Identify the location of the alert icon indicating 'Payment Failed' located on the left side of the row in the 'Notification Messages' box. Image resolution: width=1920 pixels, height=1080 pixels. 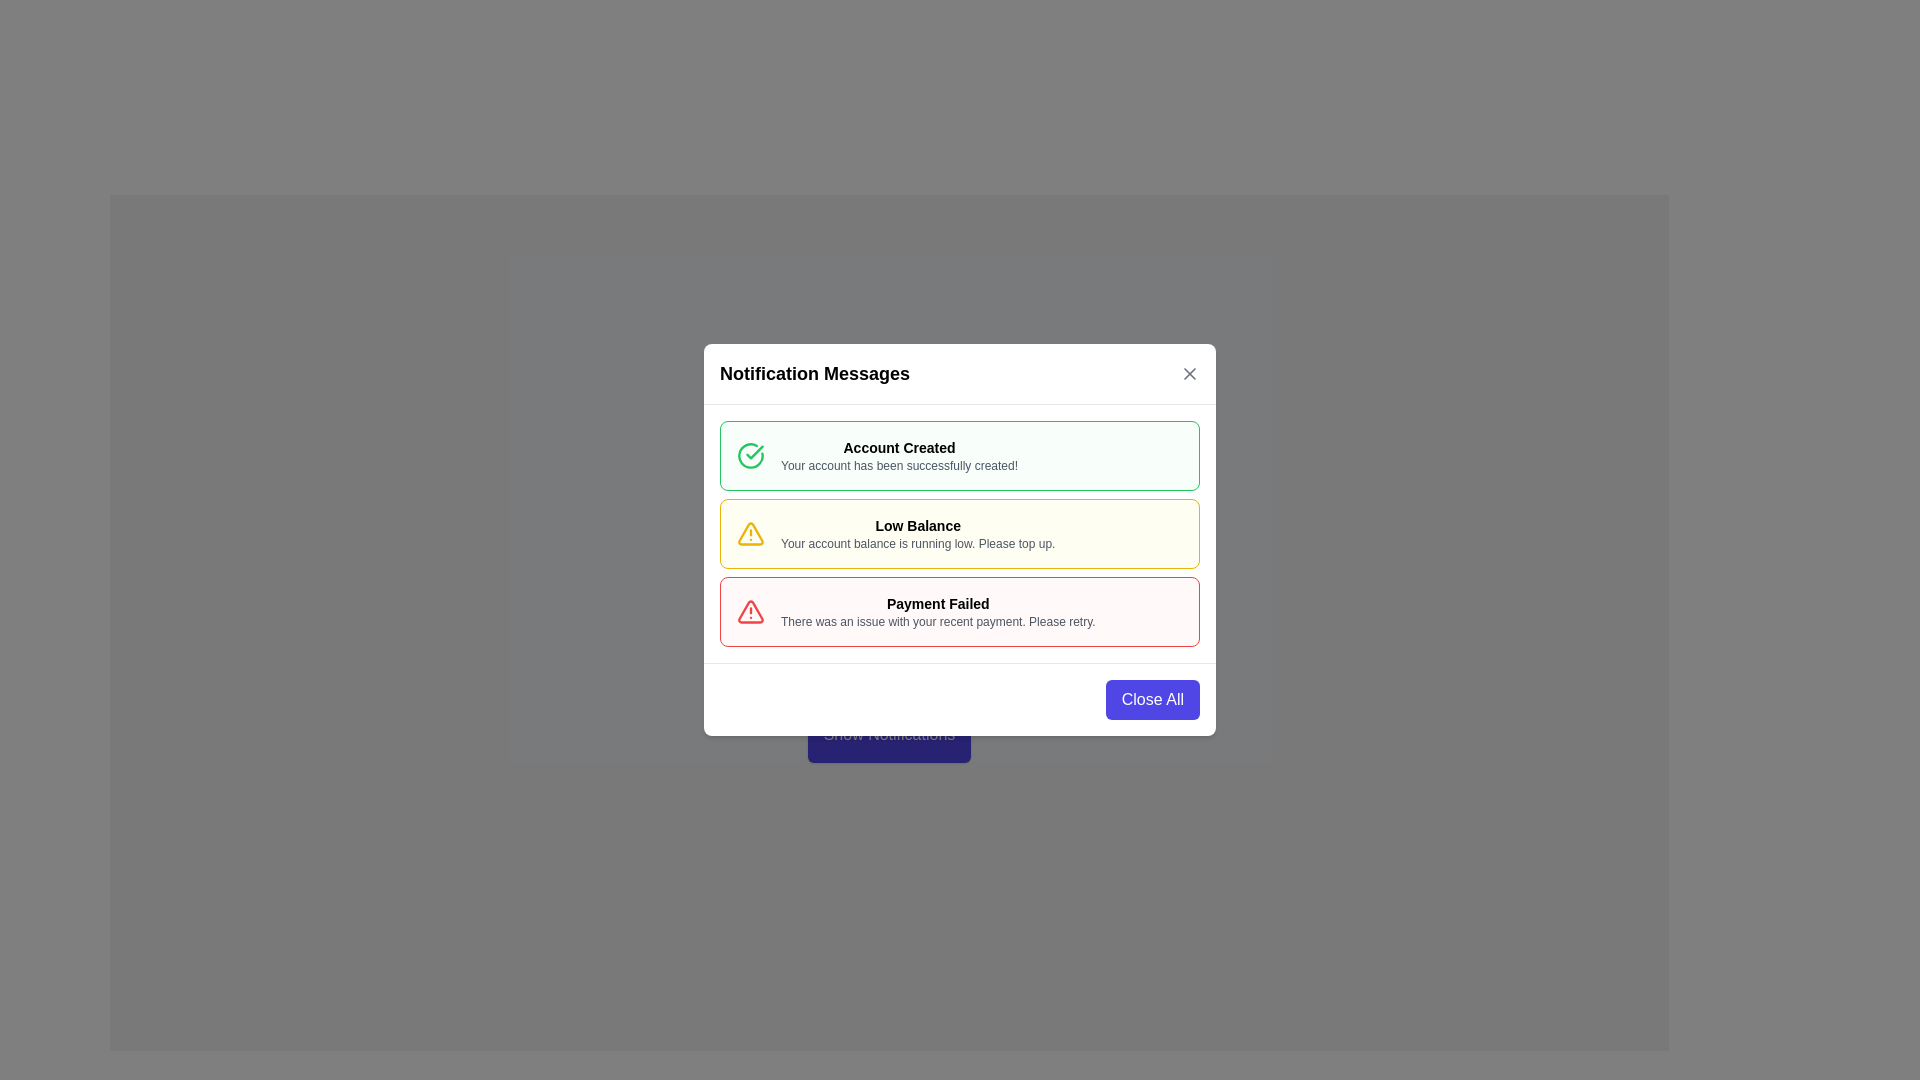
(749, 611).